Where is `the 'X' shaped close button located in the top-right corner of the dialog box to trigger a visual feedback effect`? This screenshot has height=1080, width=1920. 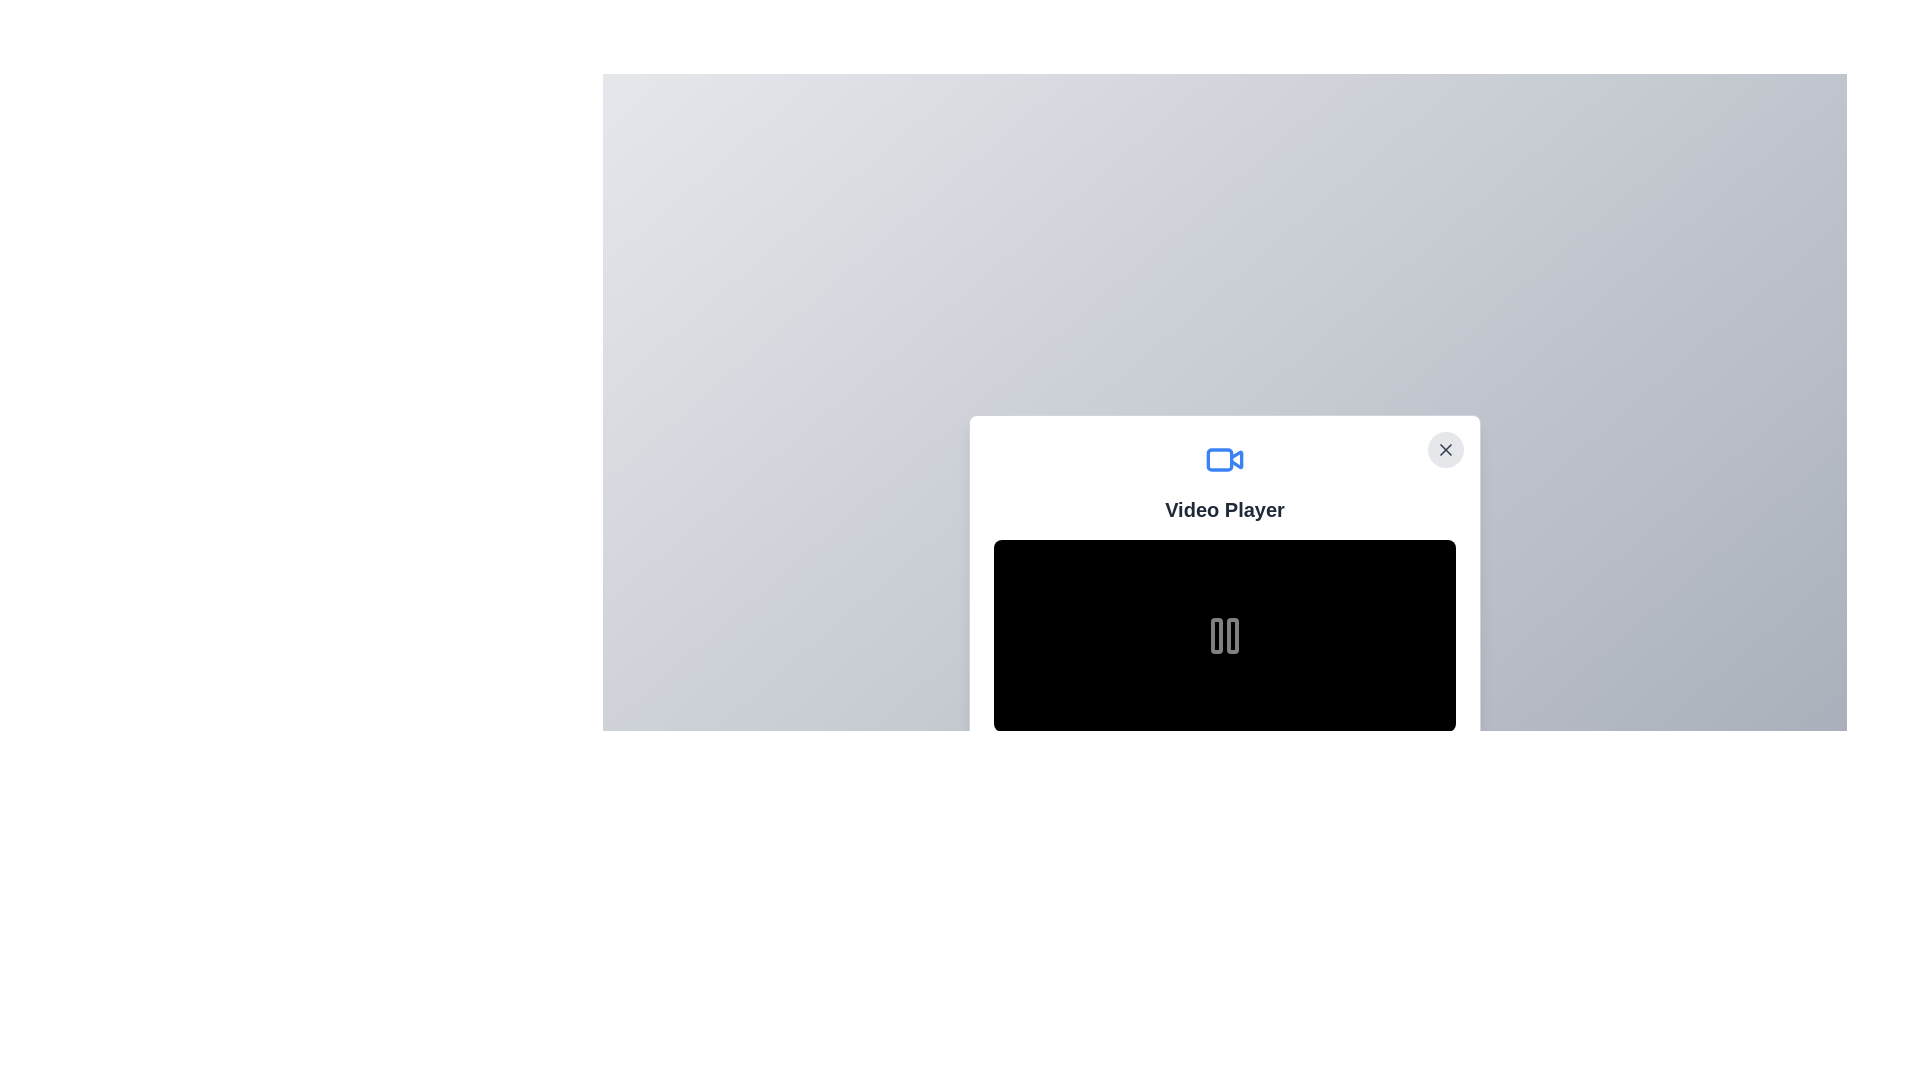 the 'X' shaped close button located in the top-right corner of the dialog box to trigger a visual feedback effect is located at coordinates (1445, 450).